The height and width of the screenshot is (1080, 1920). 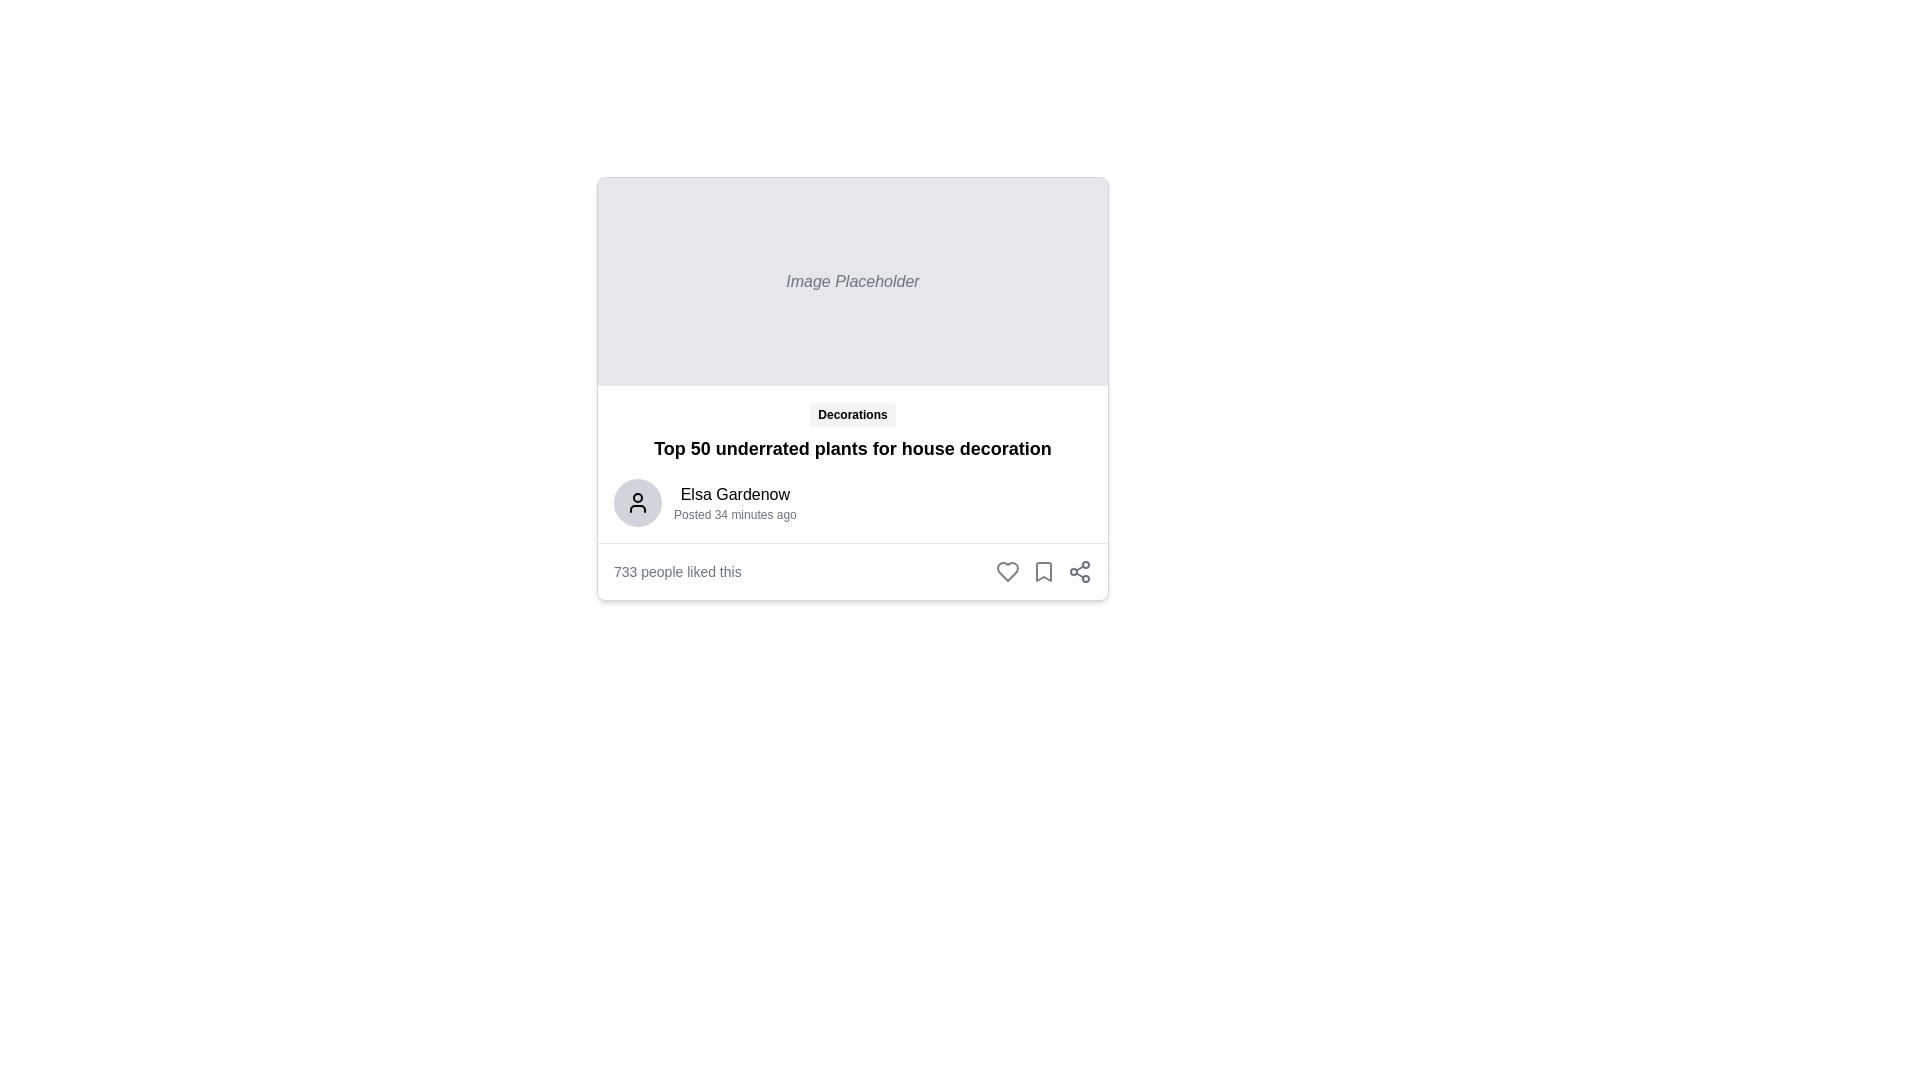 What do you see at coordinates (1042, 571) in the screenshot?
I see `the bookmark icon button located in the bottom-right corner of the card interface to bookmark the content` at bounding box center [1042, 571].